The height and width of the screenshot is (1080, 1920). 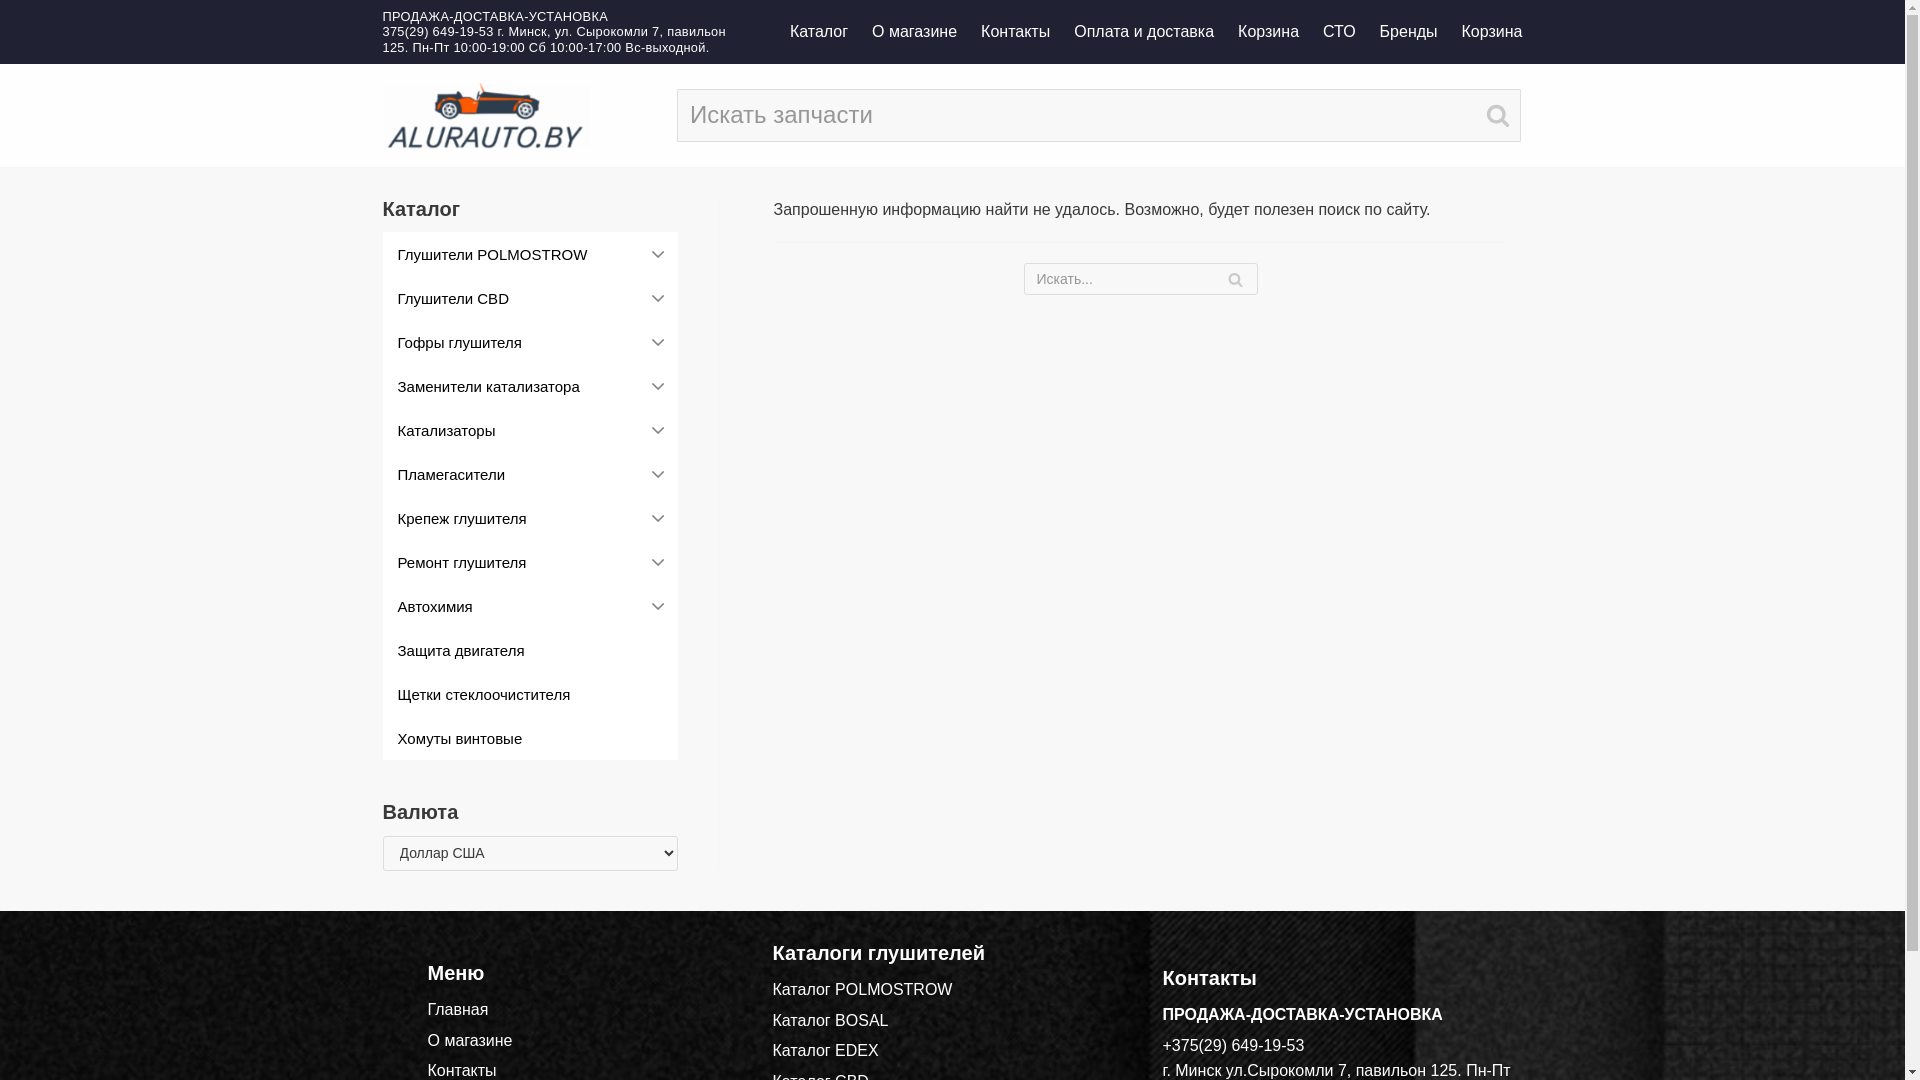 I want to click on 'alurauto.by', so click(x=485, y=115).